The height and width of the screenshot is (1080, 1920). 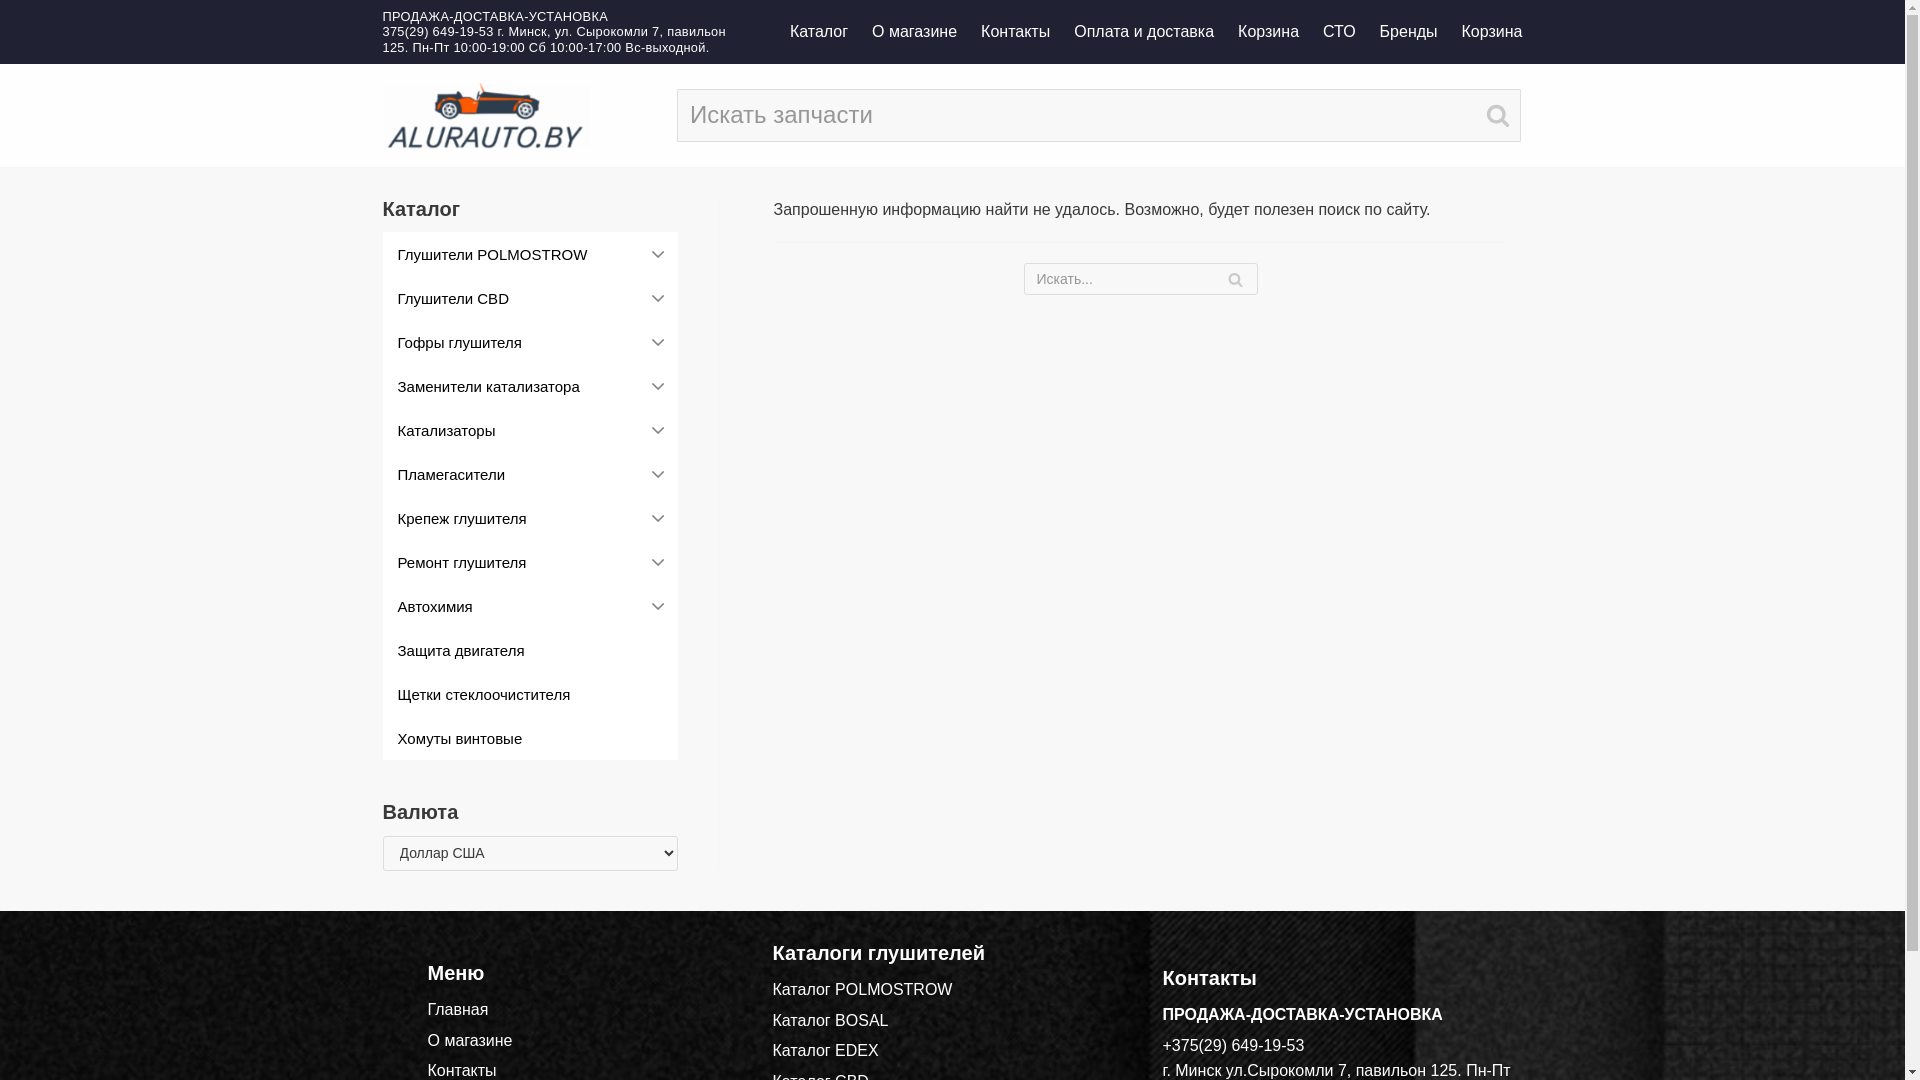 I want to click on 'alurauto.by', so click(x=485, y=115).